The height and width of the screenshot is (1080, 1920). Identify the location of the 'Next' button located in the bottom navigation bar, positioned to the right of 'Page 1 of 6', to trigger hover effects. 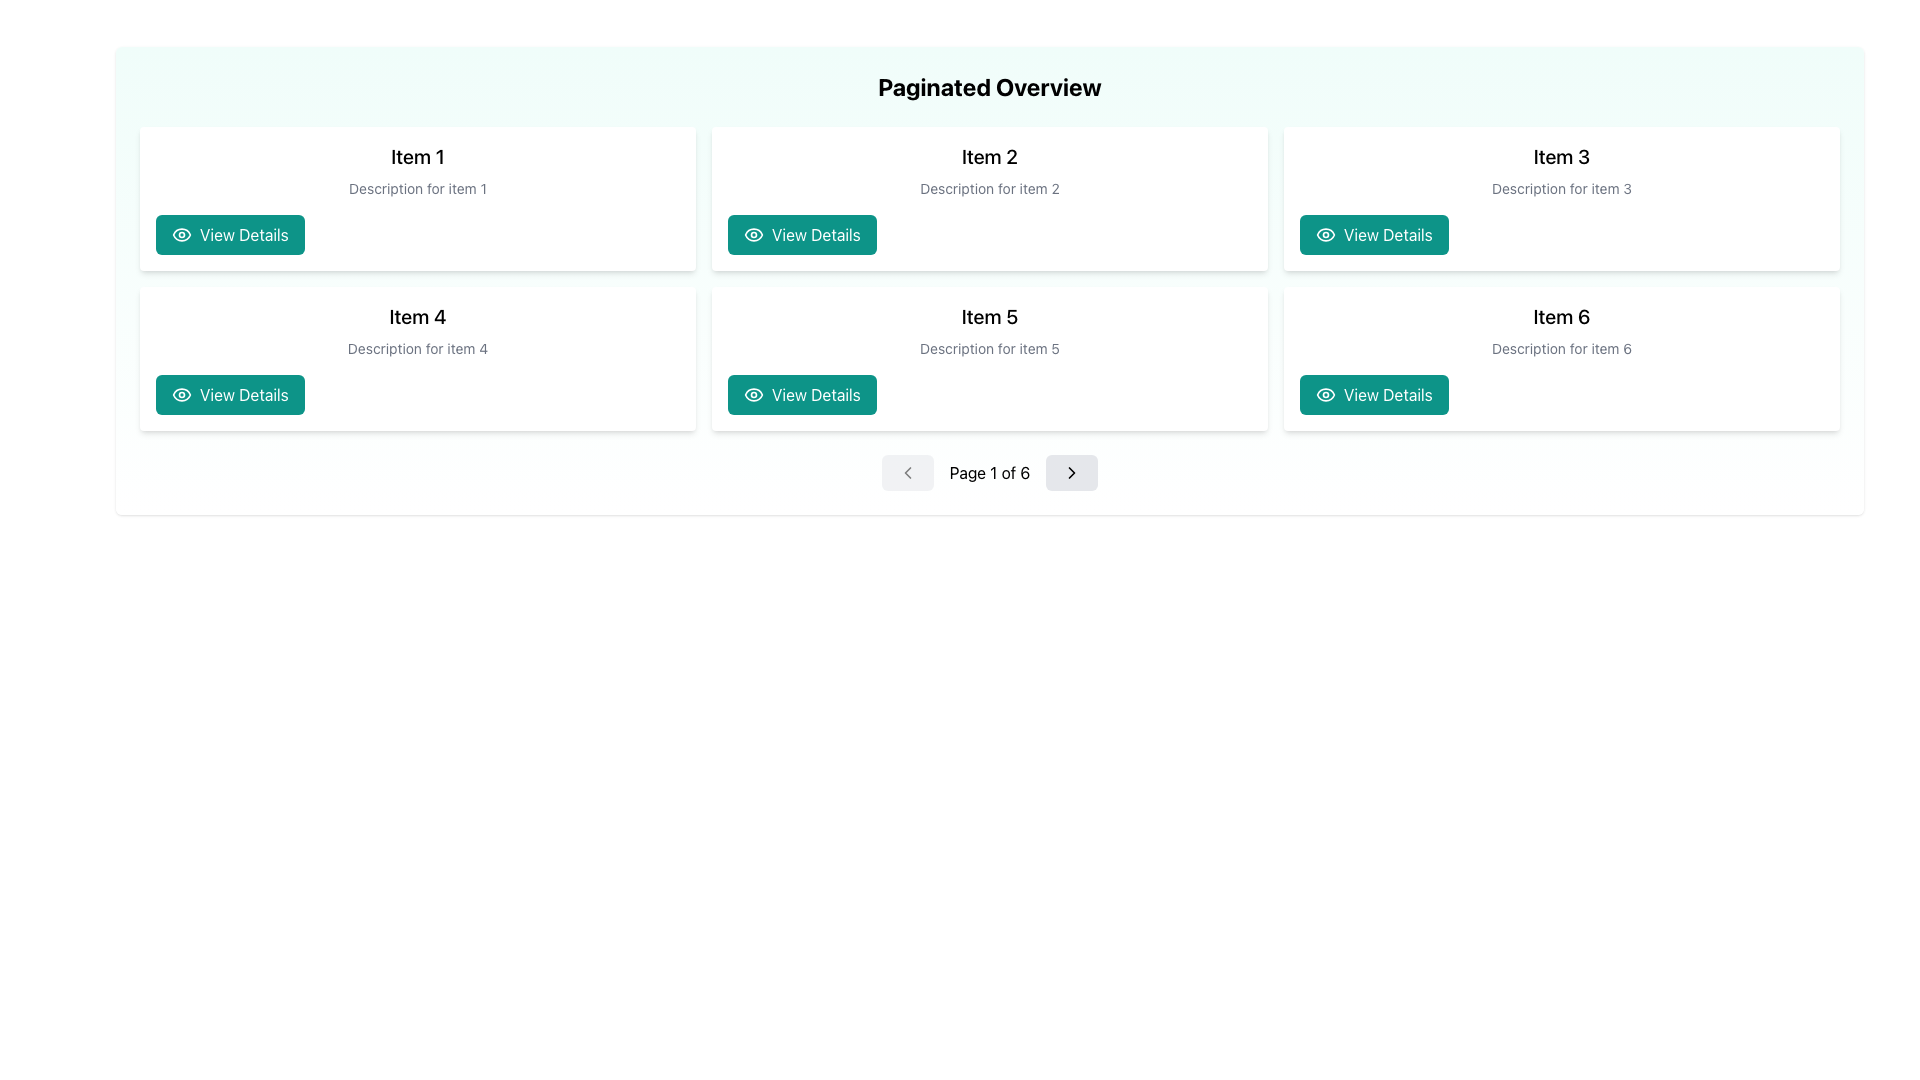
(1071, 473).